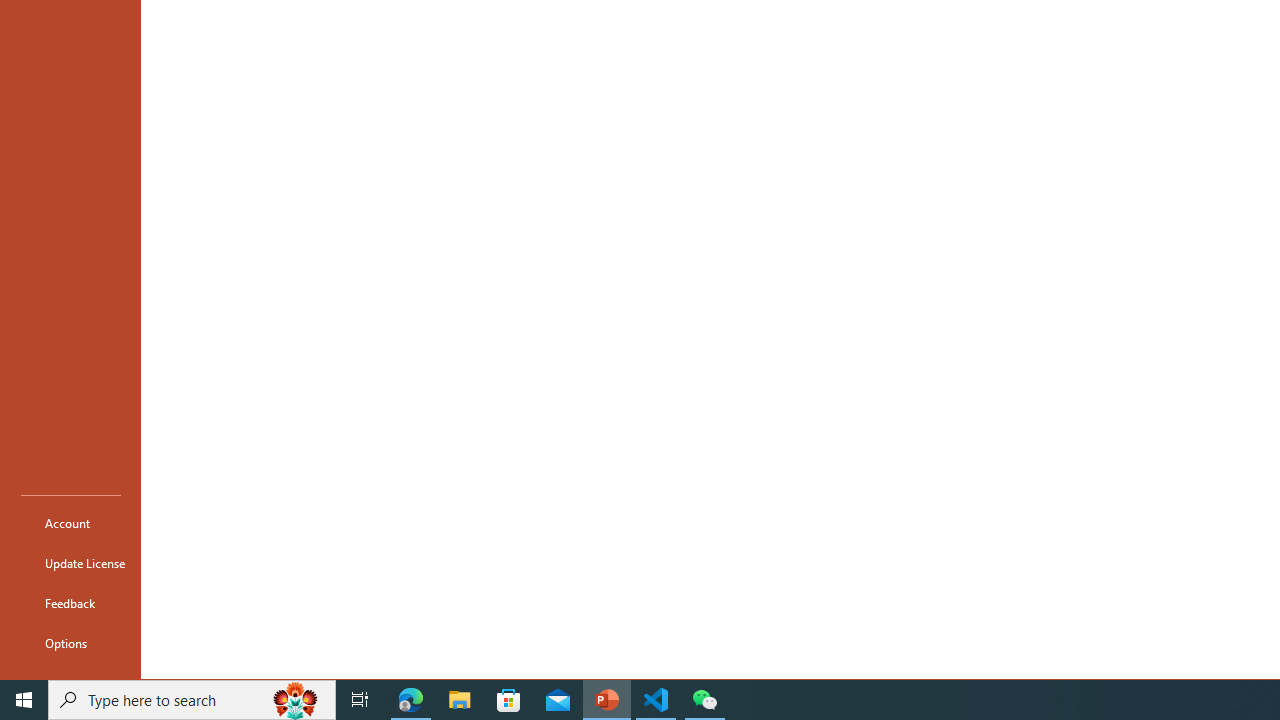 Image resolution: width=1280 pixels, height=720 pixels. What do you see at coordinates (656, 698) in the screenshot?
I see `'Visual Studio Code - 1 running window'` at bounding box center [656, 698].